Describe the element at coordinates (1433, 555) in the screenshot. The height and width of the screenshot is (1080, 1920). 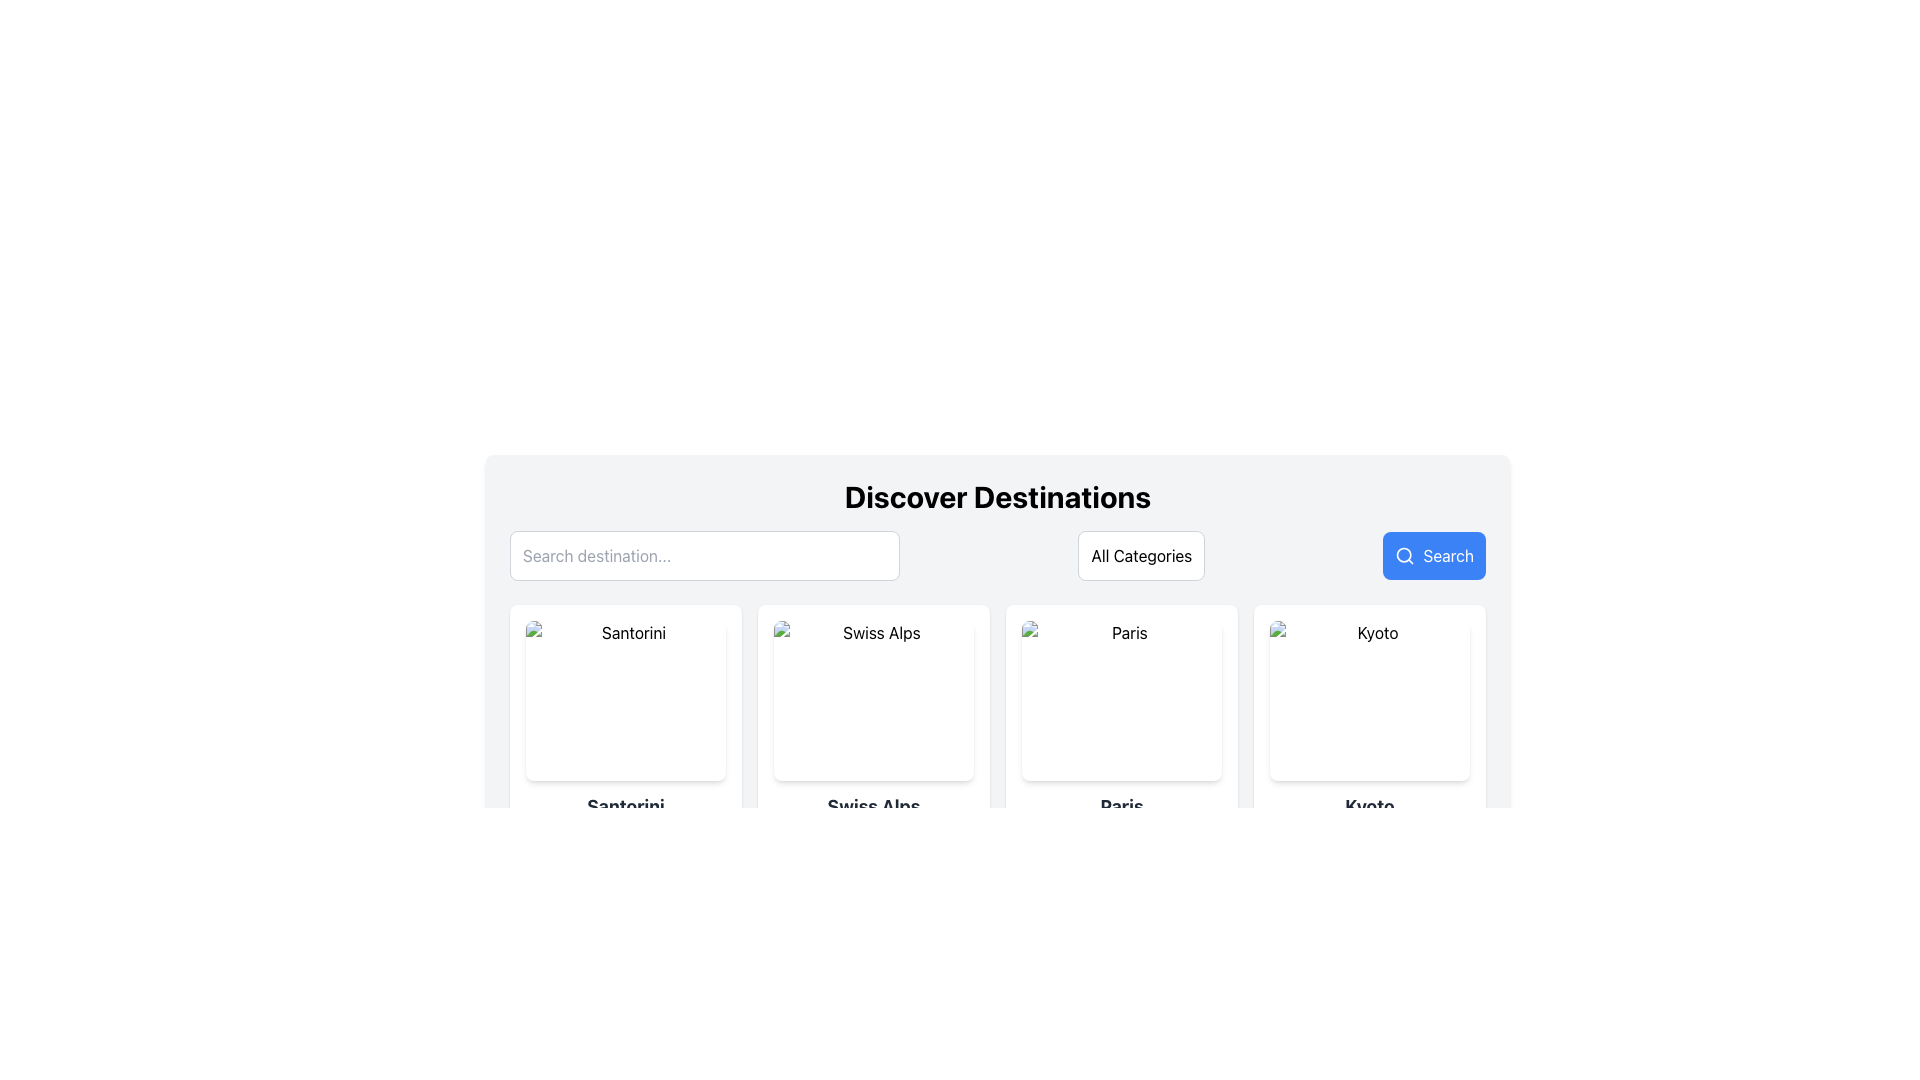
I see `the search button located at the top-right of the section, adjacent to the 'All Categories' dropdown` at that location.